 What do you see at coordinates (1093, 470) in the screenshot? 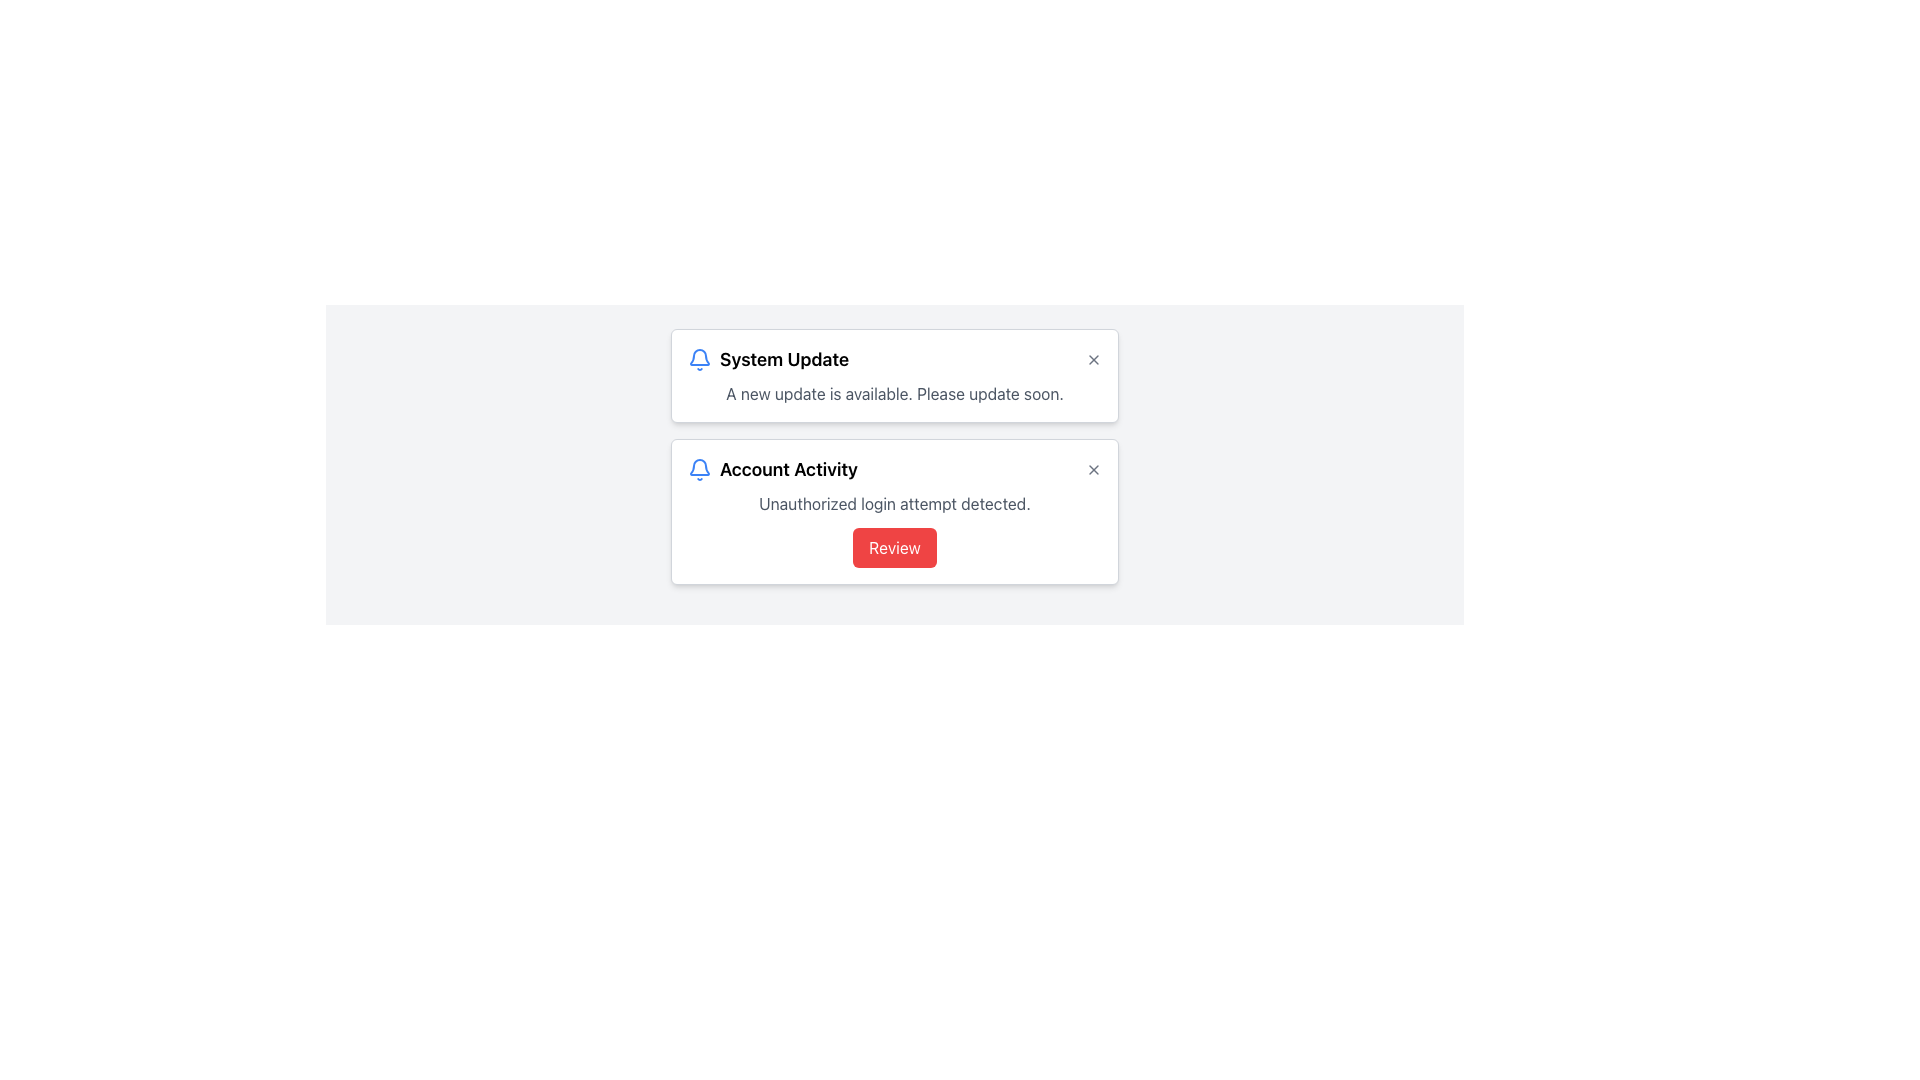
I see `the close button located in the top-right corner of the 'Account Activity' section` at bounding box center [1093, 470].